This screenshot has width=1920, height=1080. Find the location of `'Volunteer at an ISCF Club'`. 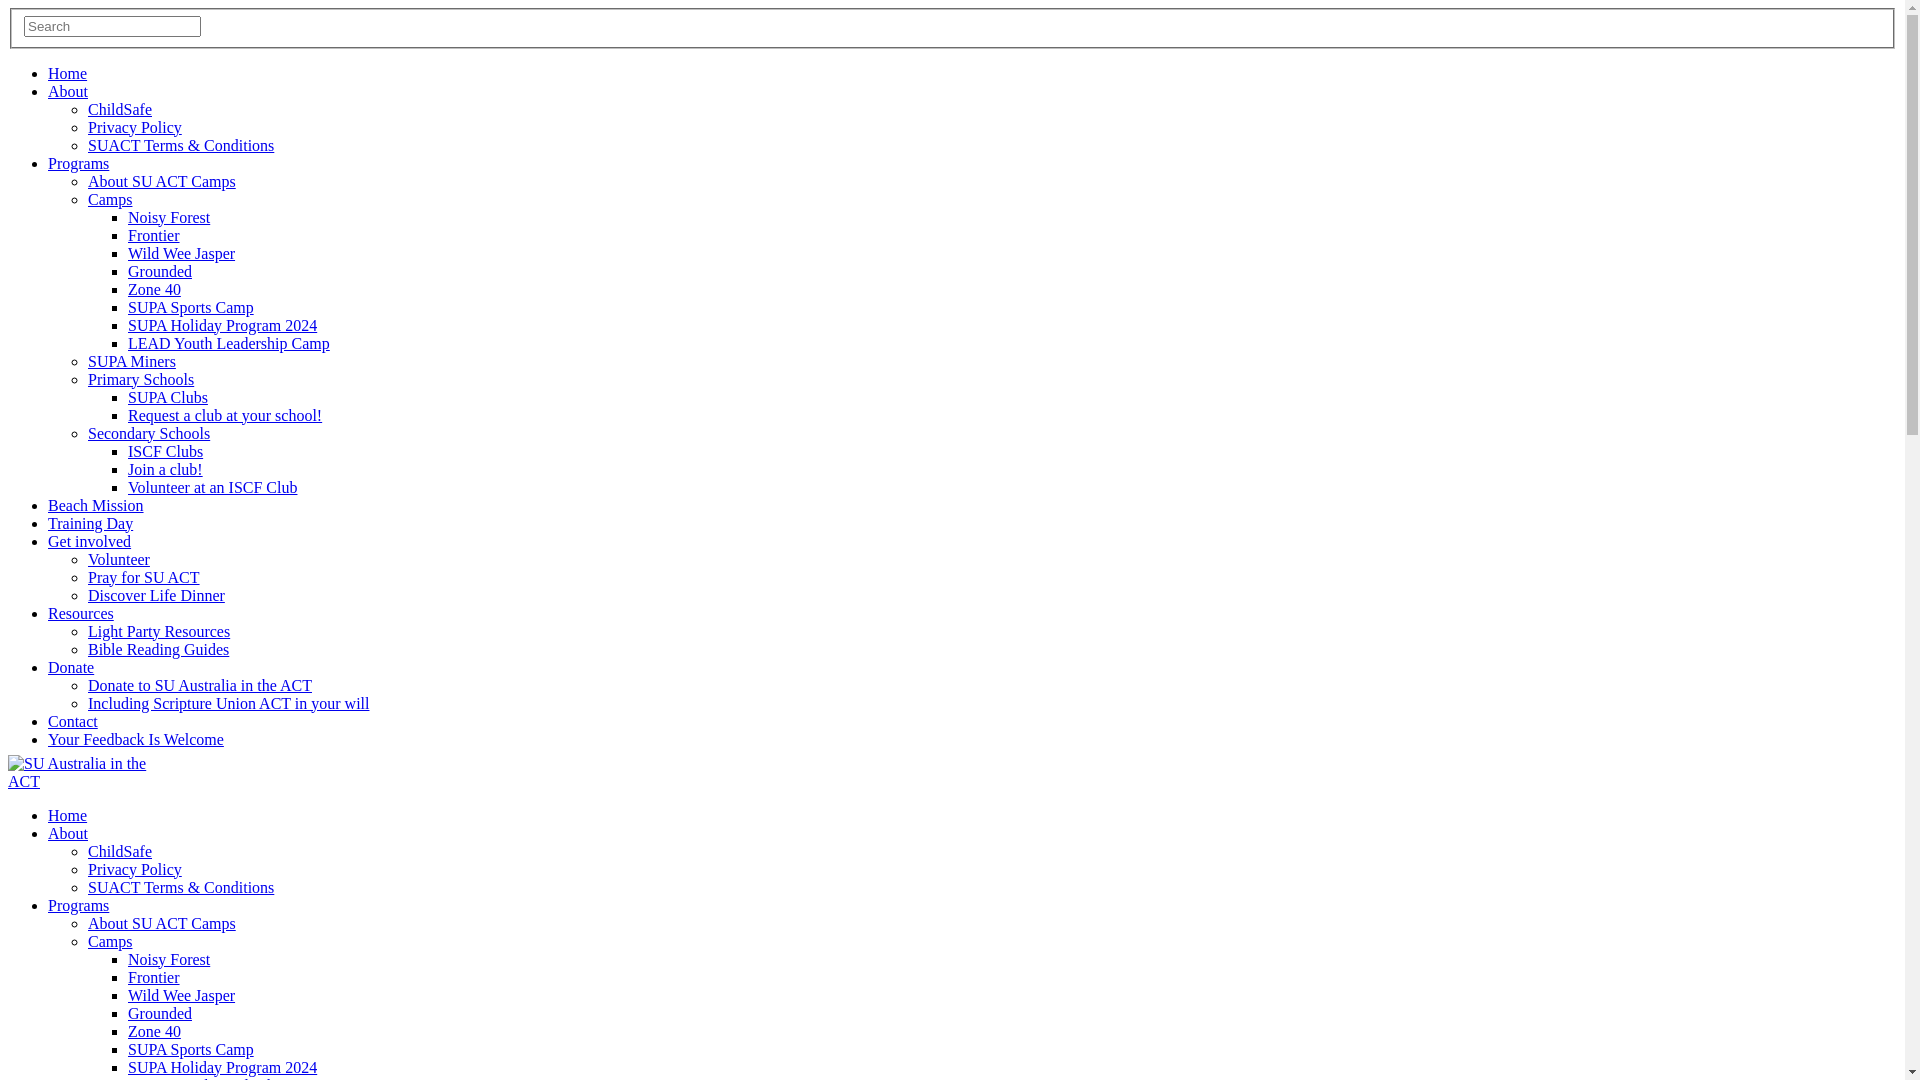

'Volunteer at an ISCF Club' is located at coordinates (127, 487).